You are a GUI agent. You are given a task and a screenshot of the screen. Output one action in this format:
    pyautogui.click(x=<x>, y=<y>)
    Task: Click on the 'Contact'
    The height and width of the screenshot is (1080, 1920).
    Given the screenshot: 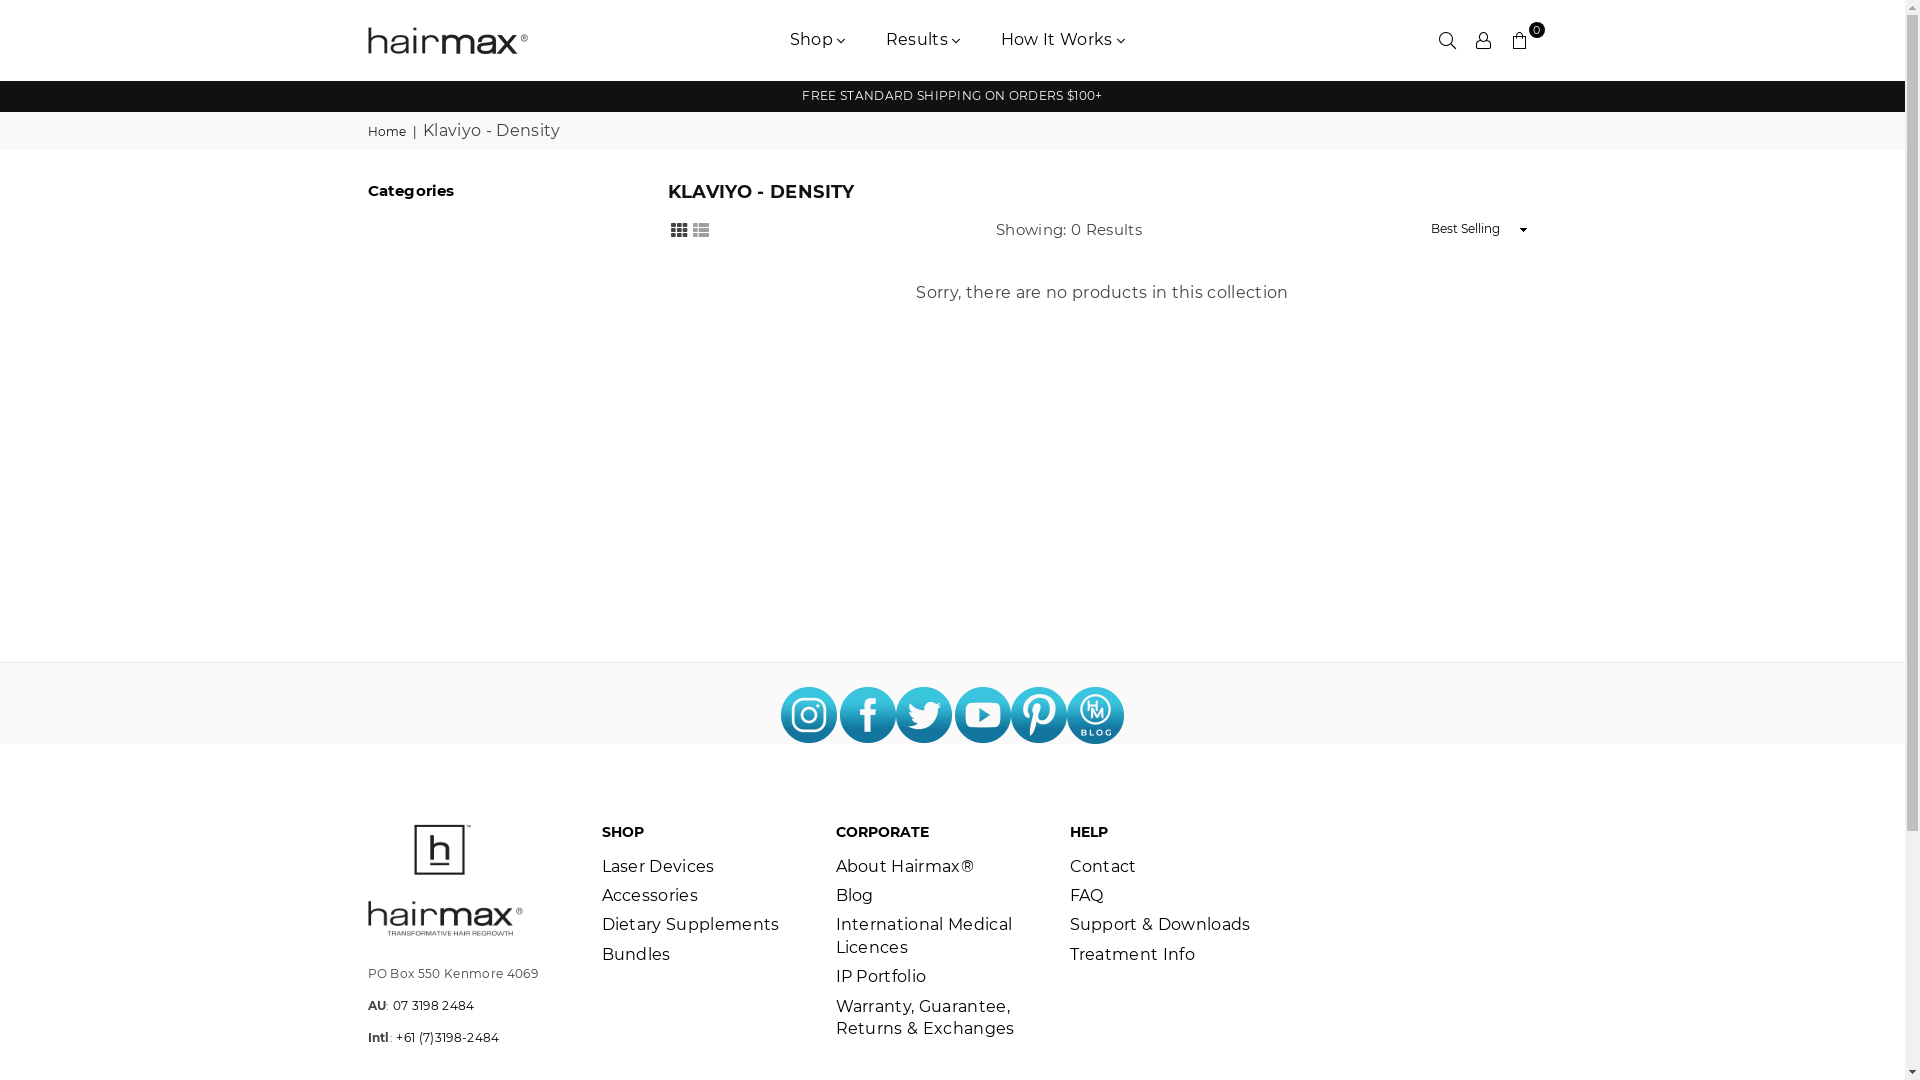 What is the action you would take?
    pyautogui.click(x=1102, y=865)
    